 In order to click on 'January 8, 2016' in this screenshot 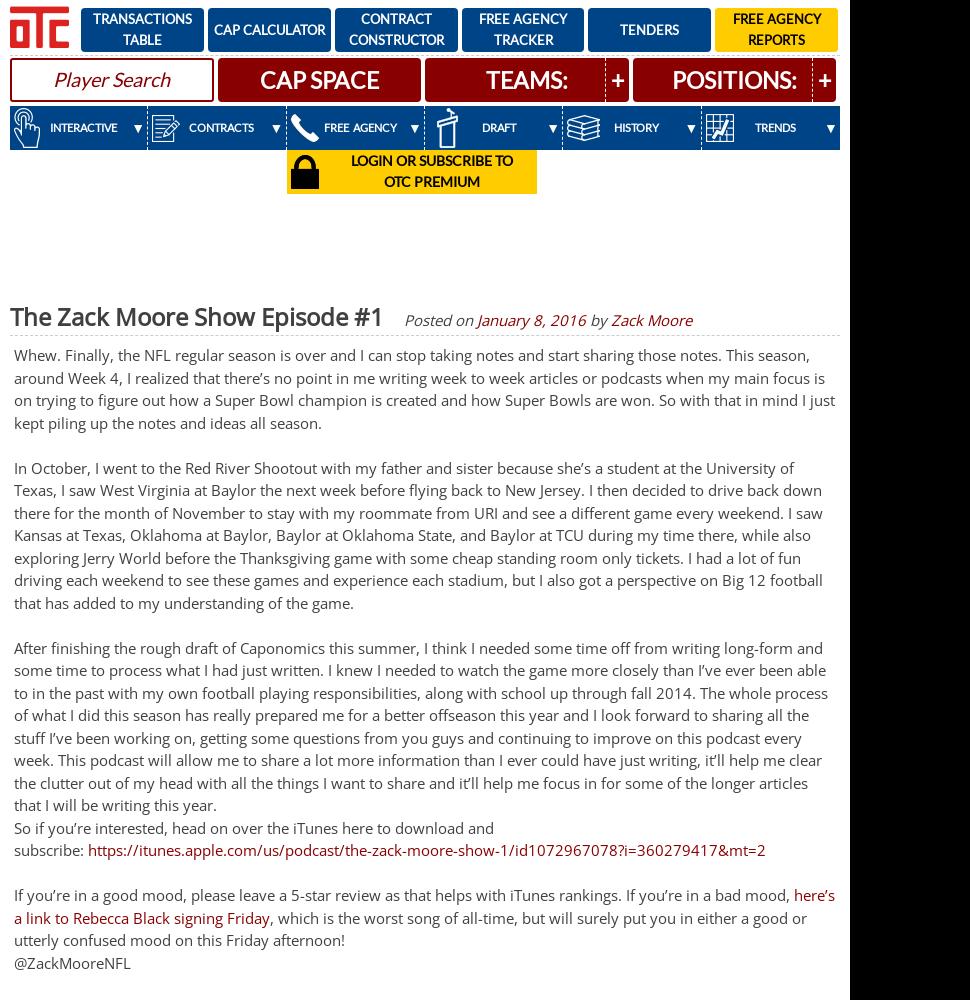, I will do `click(476, 319)`.